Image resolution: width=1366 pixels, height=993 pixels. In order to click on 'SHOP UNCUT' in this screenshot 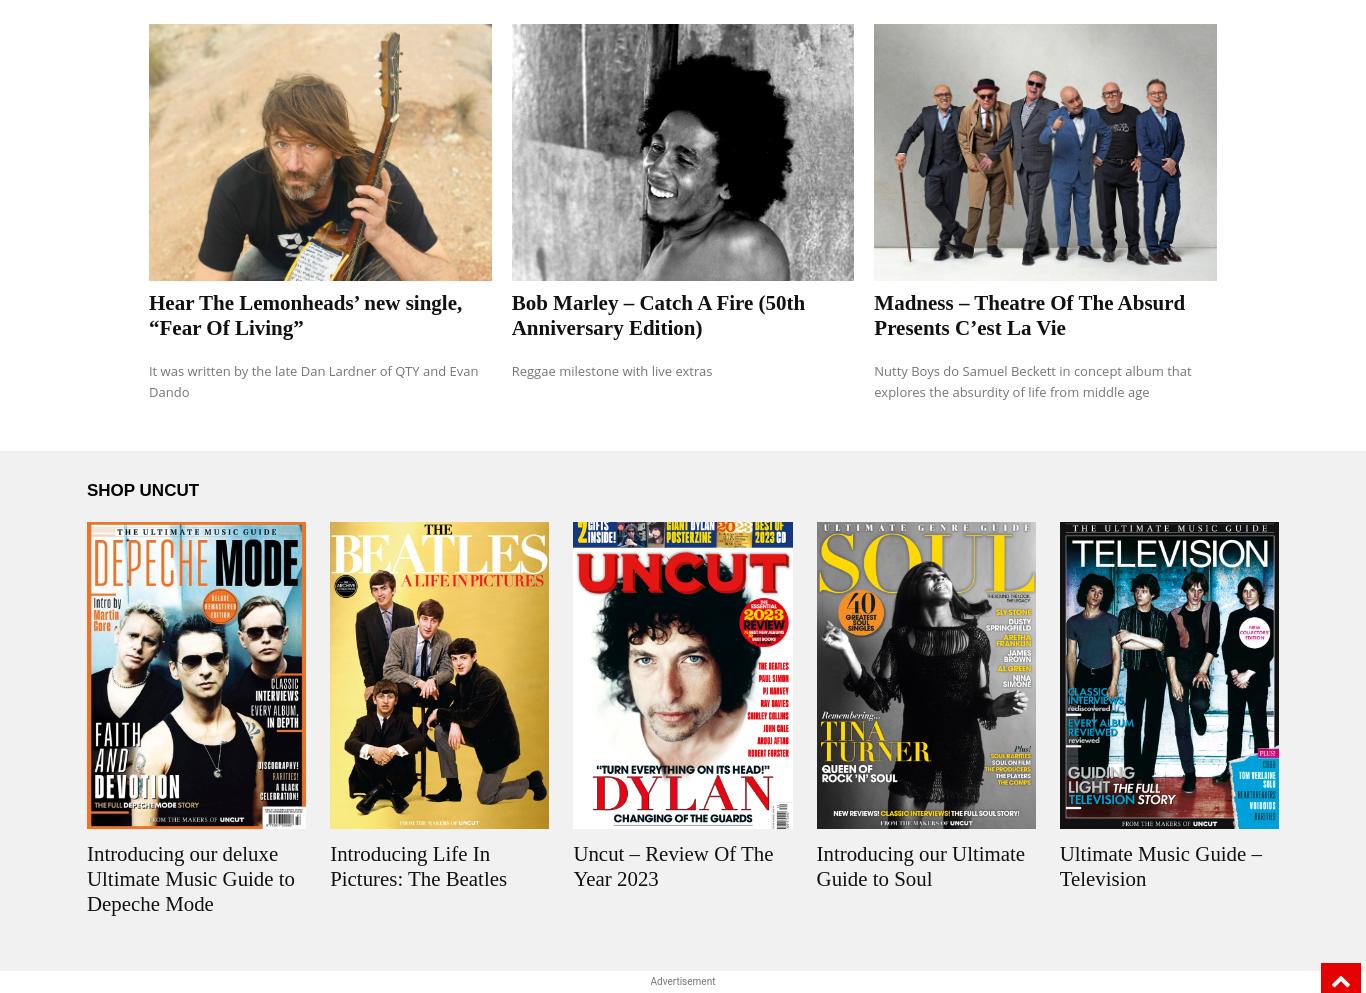, I will do `click(142, 489)`.